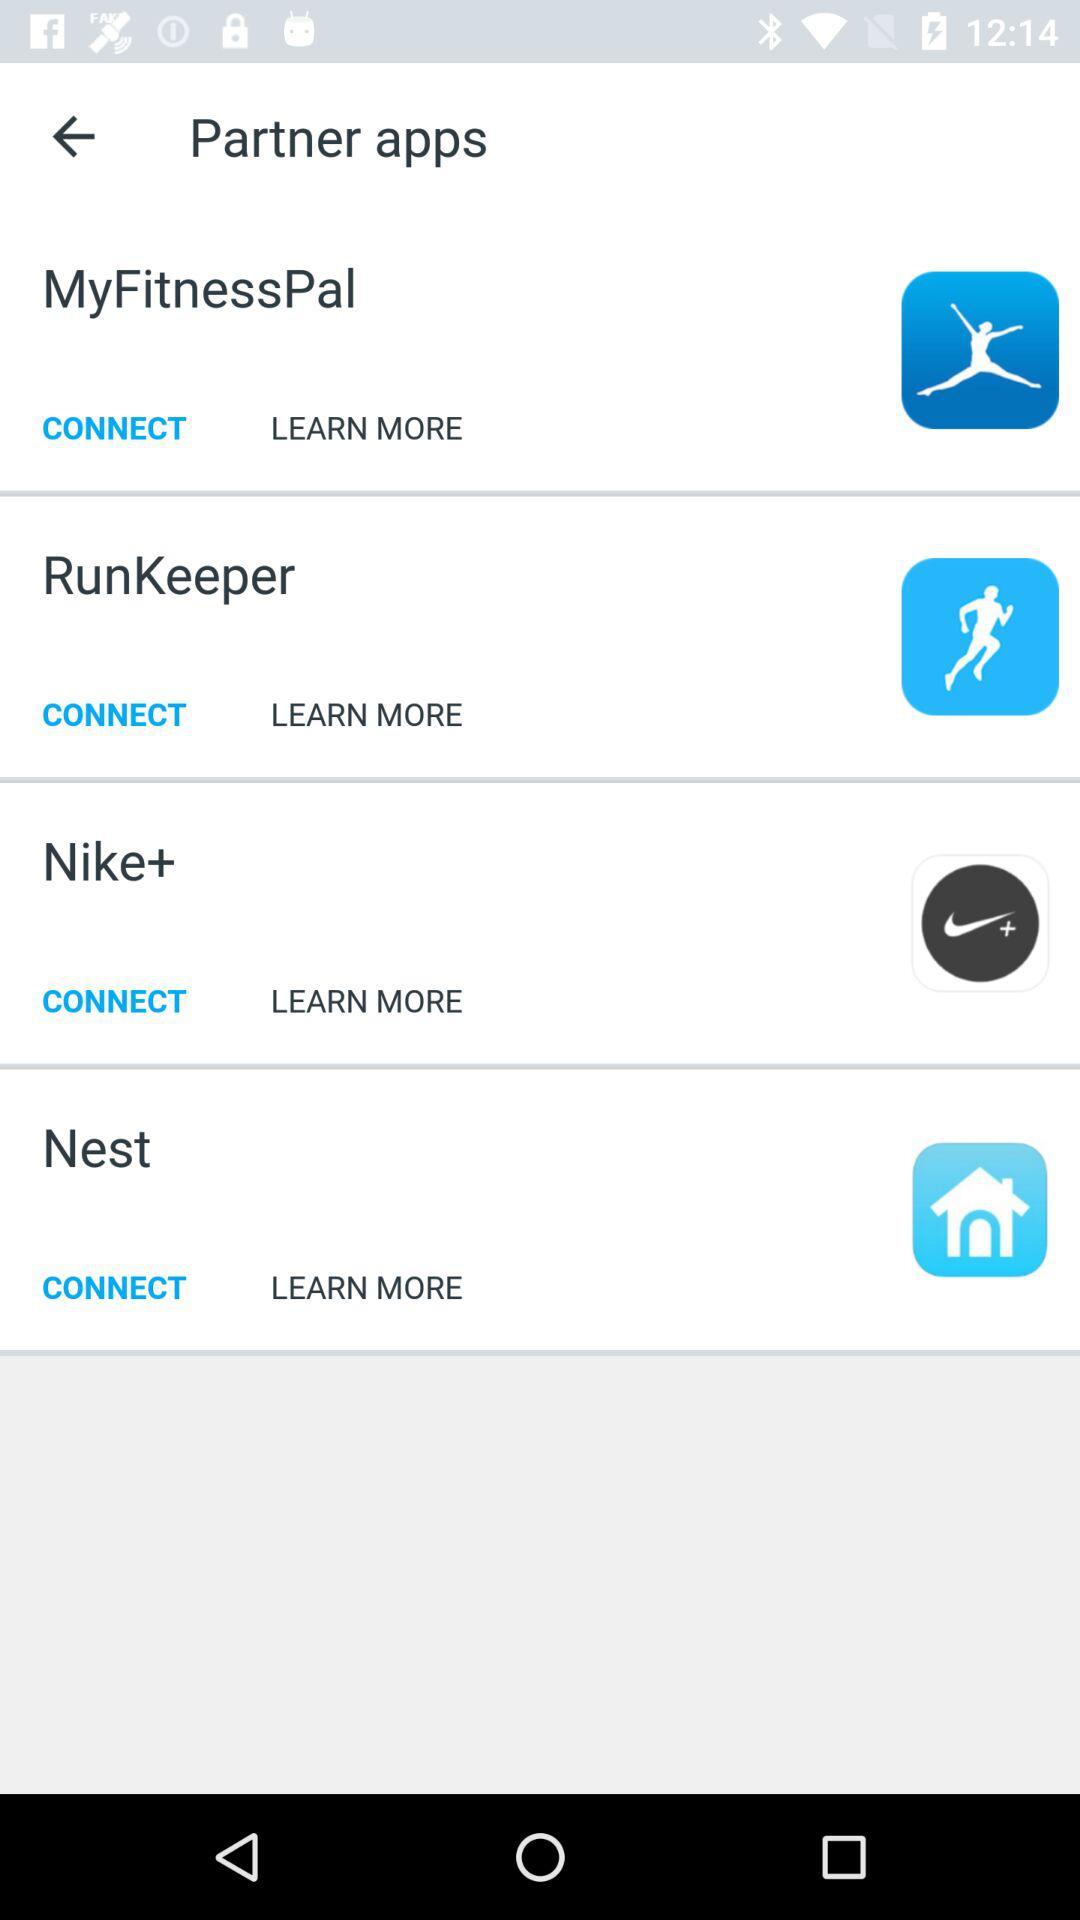 This screenshot has width=1080, height=1920. Describe the element at coordinates (167, 572) in the screenshot. I see `item above connect icon` at that location.